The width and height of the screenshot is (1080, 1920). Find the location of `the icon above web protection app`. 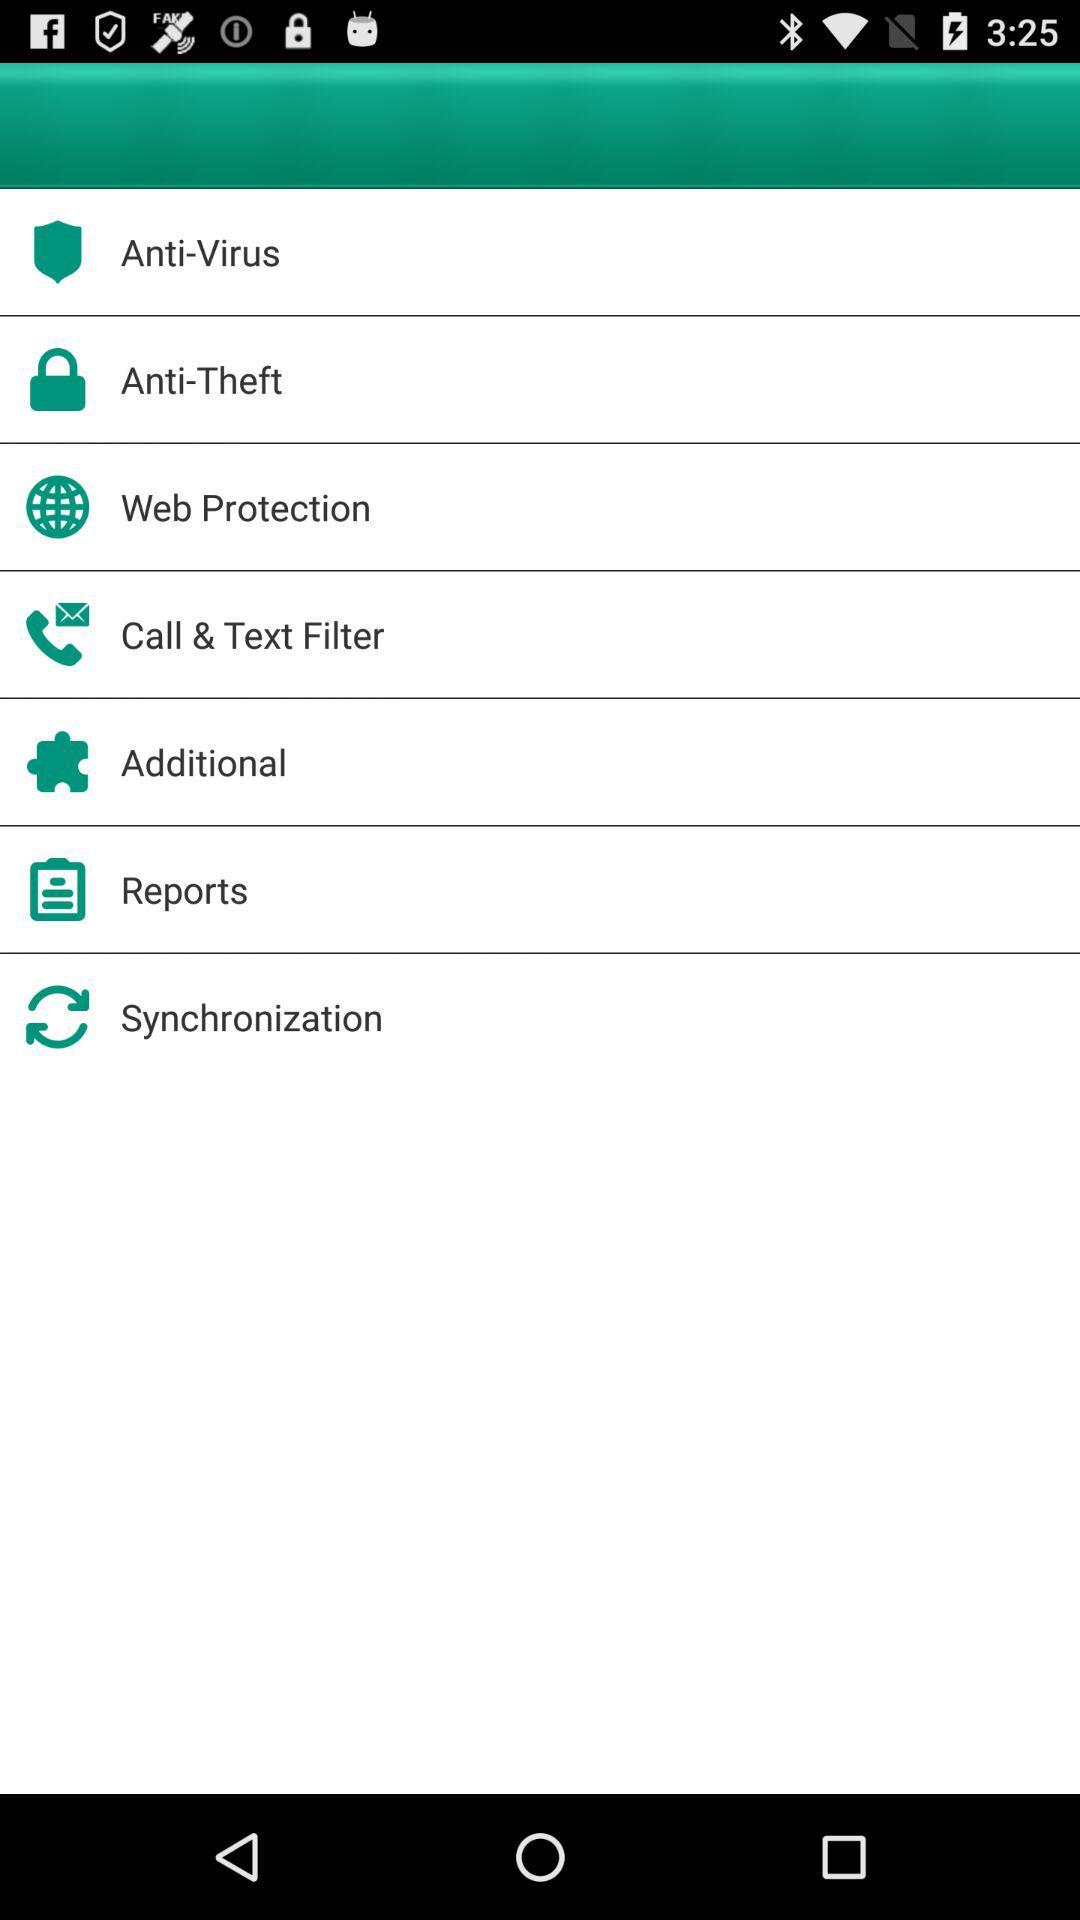

the icon above web protection app is located at coordinates (201, 379).